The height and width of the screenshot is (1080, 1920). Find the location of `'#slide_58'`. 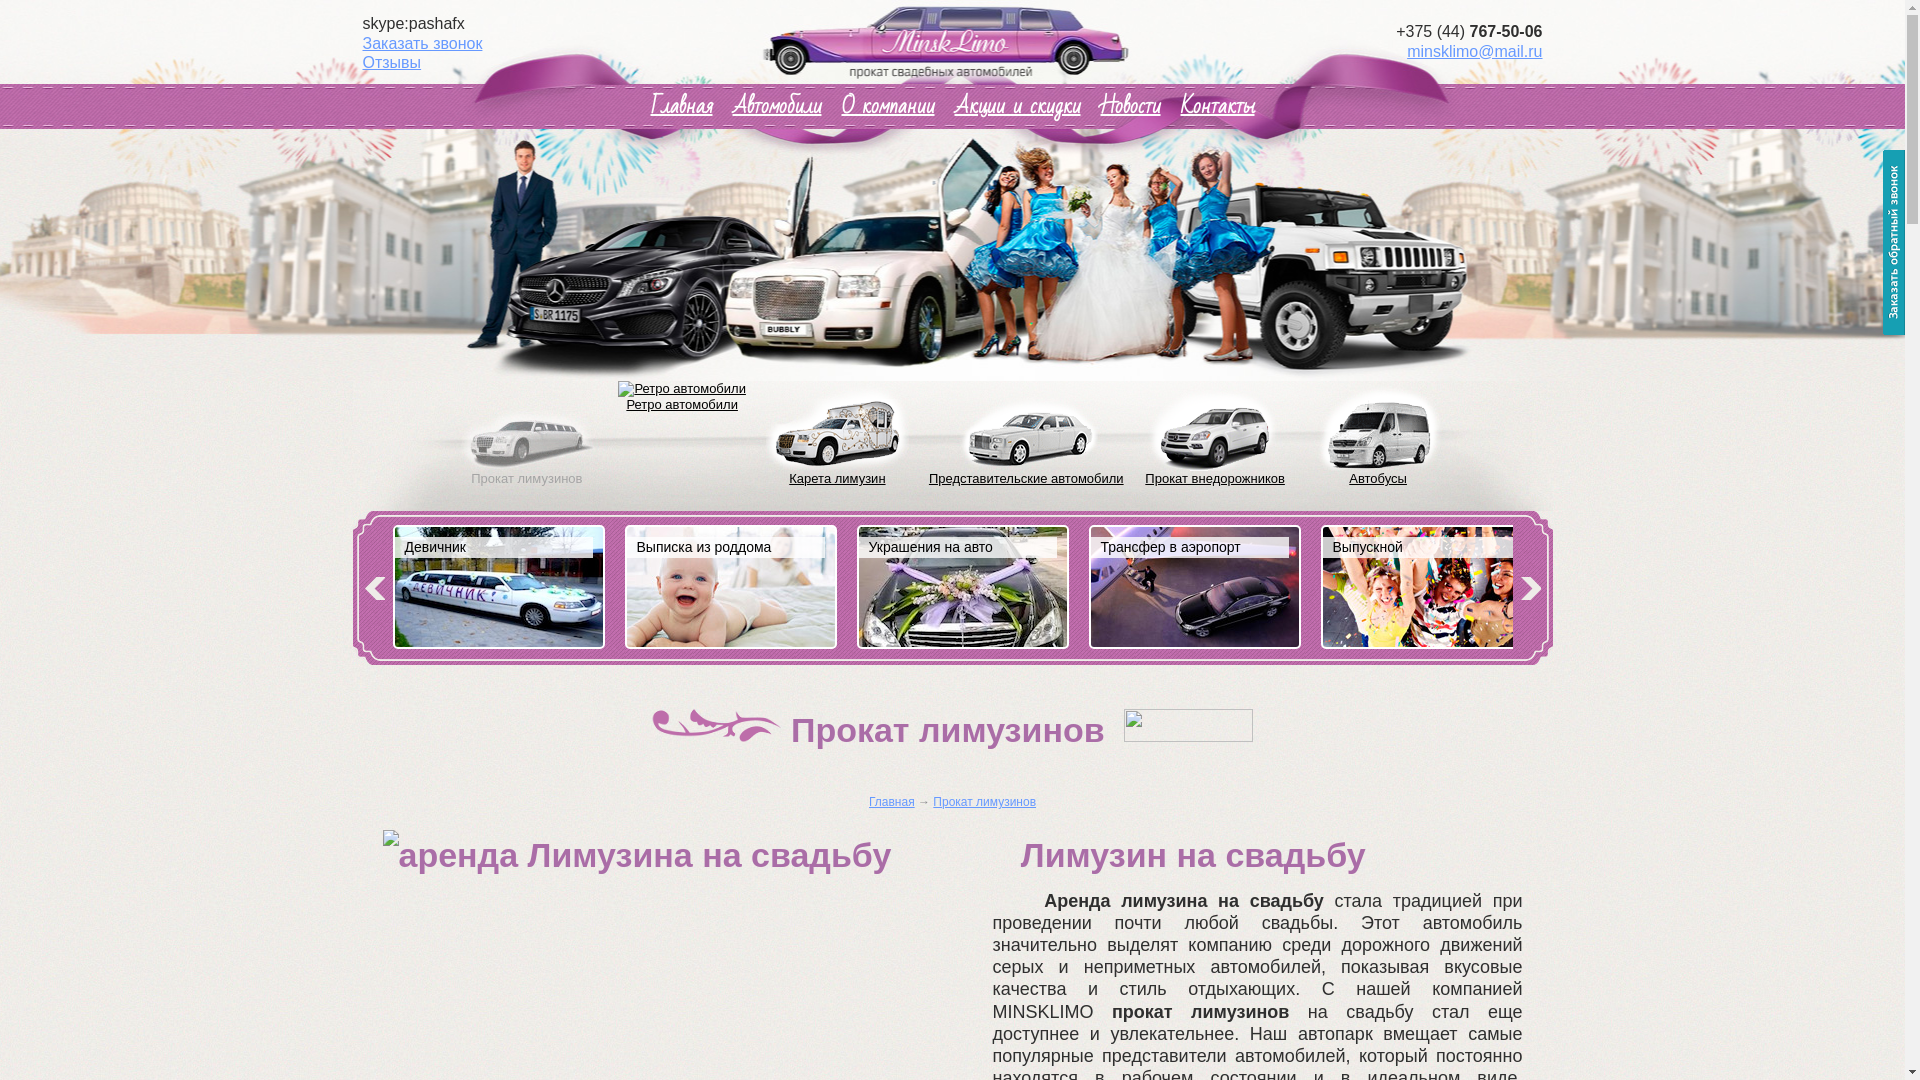

'#slide_58' is located at coordinates (1321, 588).